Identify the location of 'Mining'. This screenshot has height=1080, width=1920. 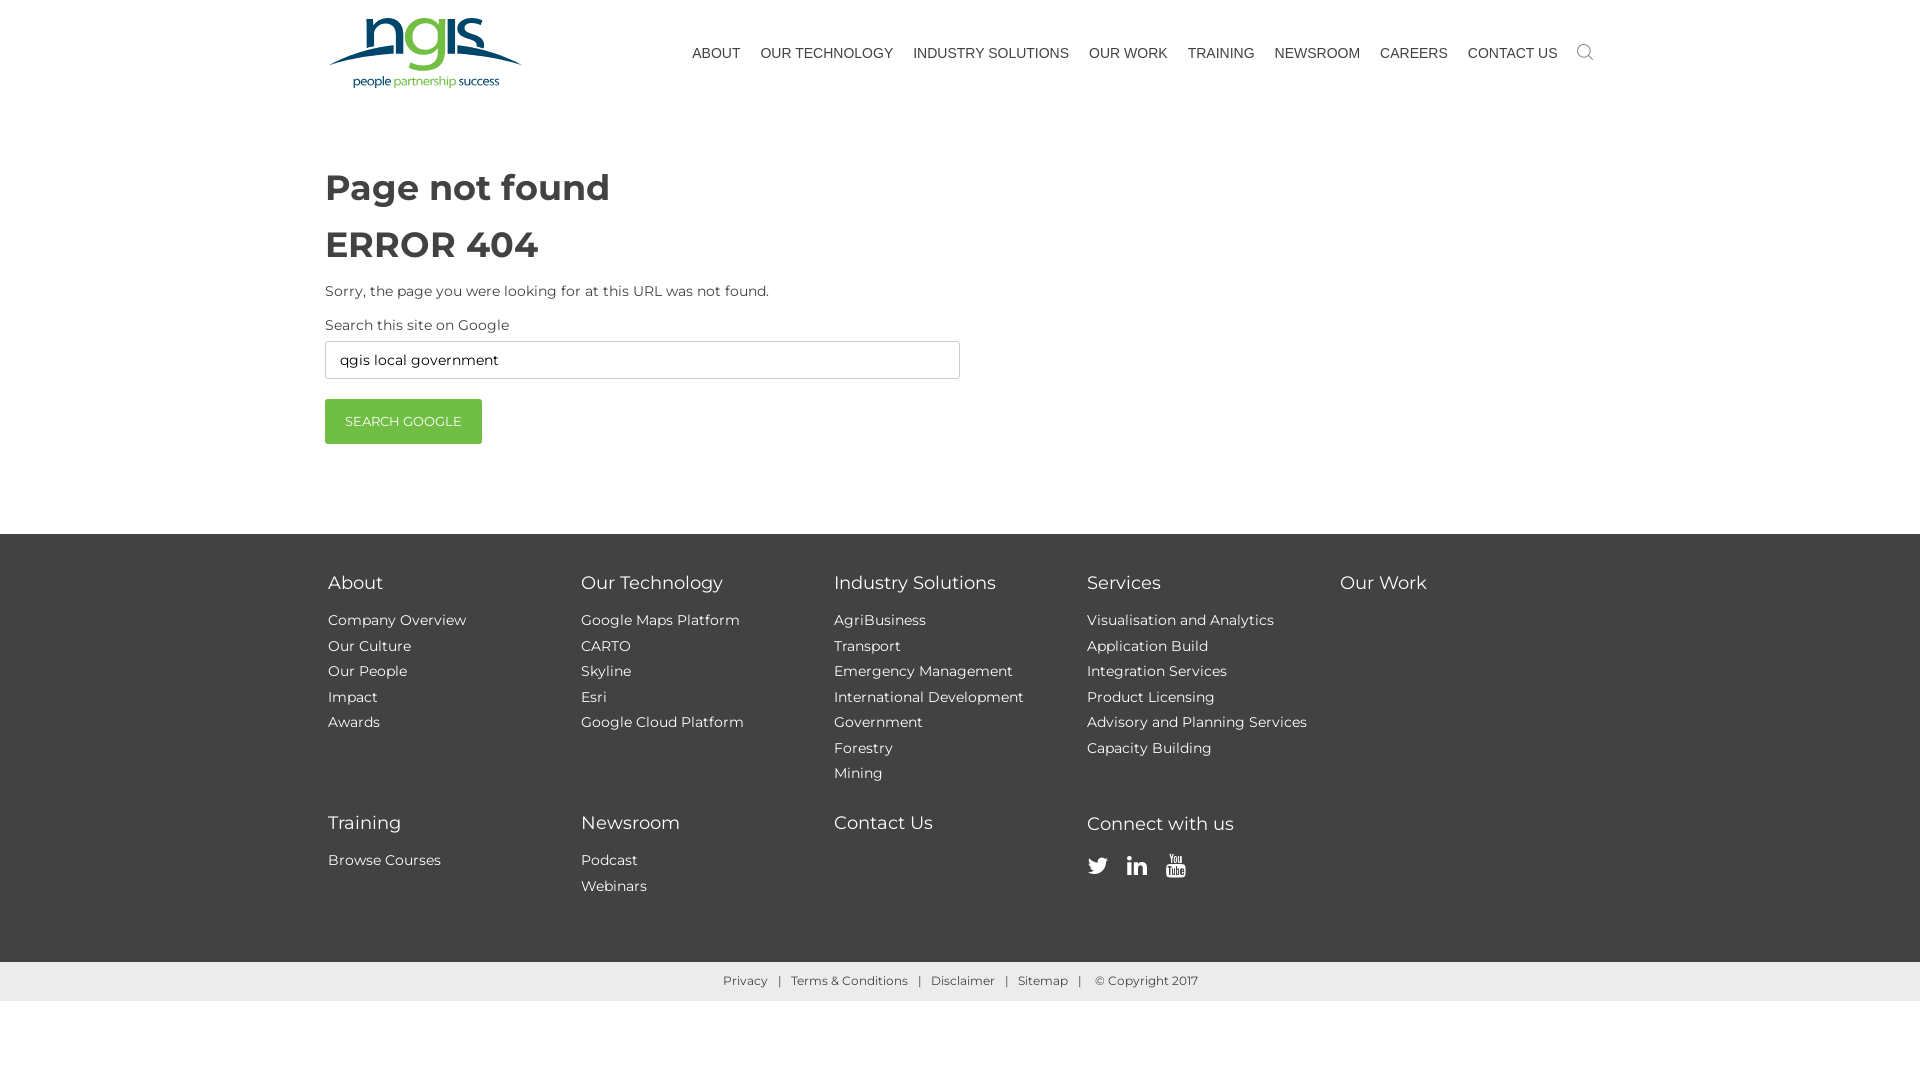
(834, 771).